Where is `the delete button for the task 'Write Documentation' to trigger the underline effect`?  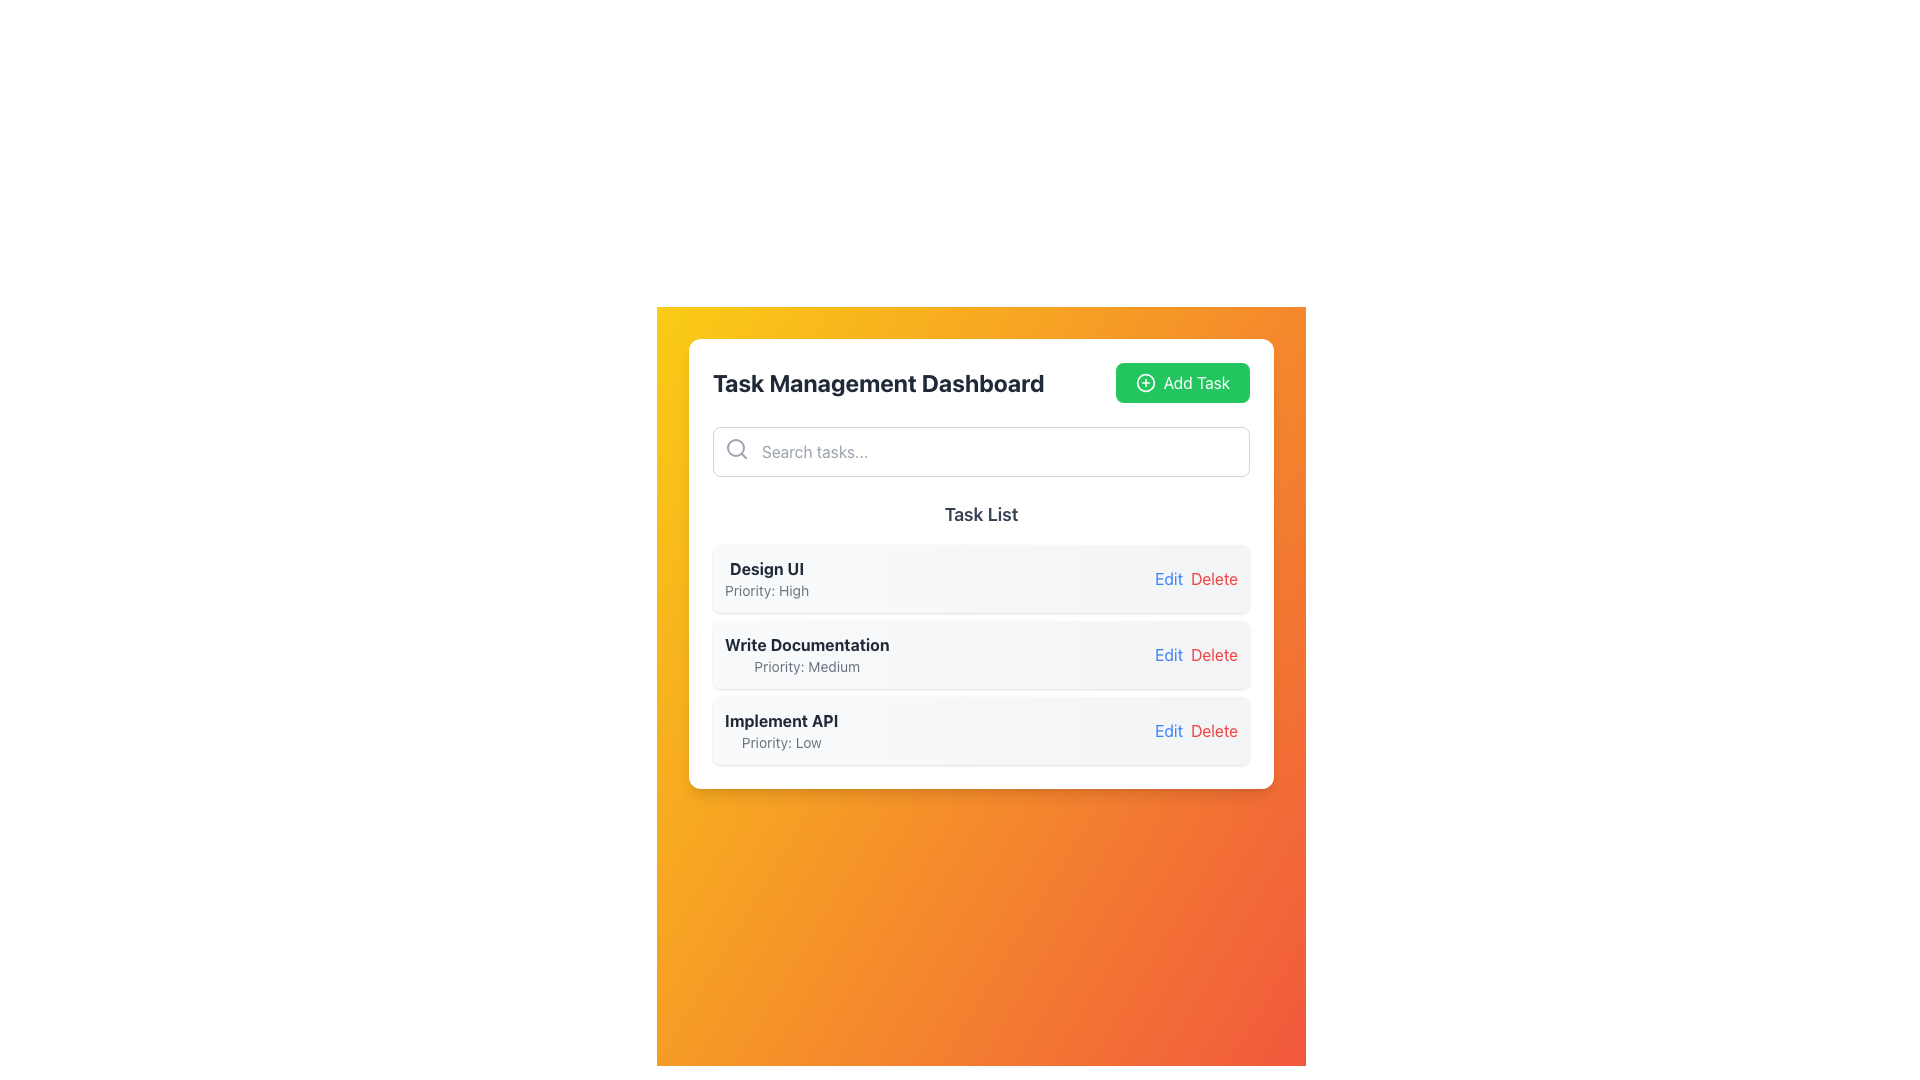 the delete button for the task 'Write Documentation' to trigger the underline effect is located at coordinates (1213, 655).